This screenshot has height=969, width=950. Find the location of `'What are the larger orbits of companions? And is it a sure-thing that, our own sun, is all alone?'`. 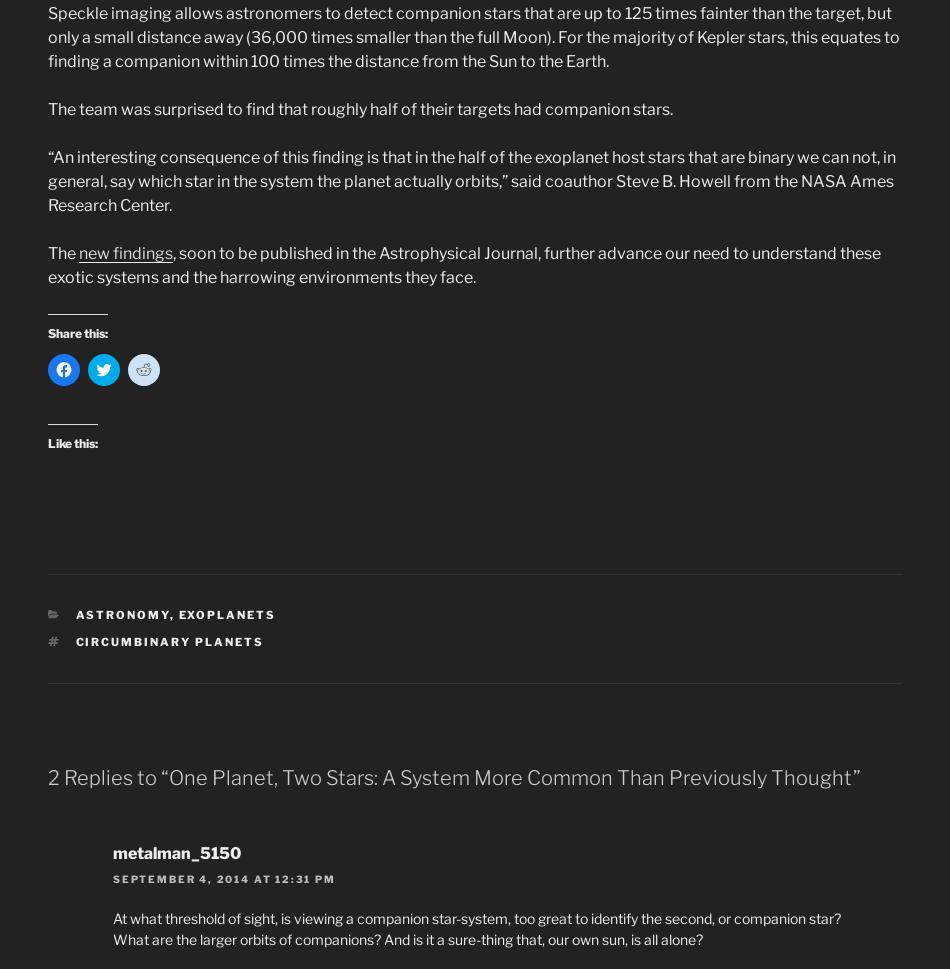

'What are the larger orbits of companions? And is it a sure-thing that, our own sun, is all alone?' is located at coordinates (407, 938).